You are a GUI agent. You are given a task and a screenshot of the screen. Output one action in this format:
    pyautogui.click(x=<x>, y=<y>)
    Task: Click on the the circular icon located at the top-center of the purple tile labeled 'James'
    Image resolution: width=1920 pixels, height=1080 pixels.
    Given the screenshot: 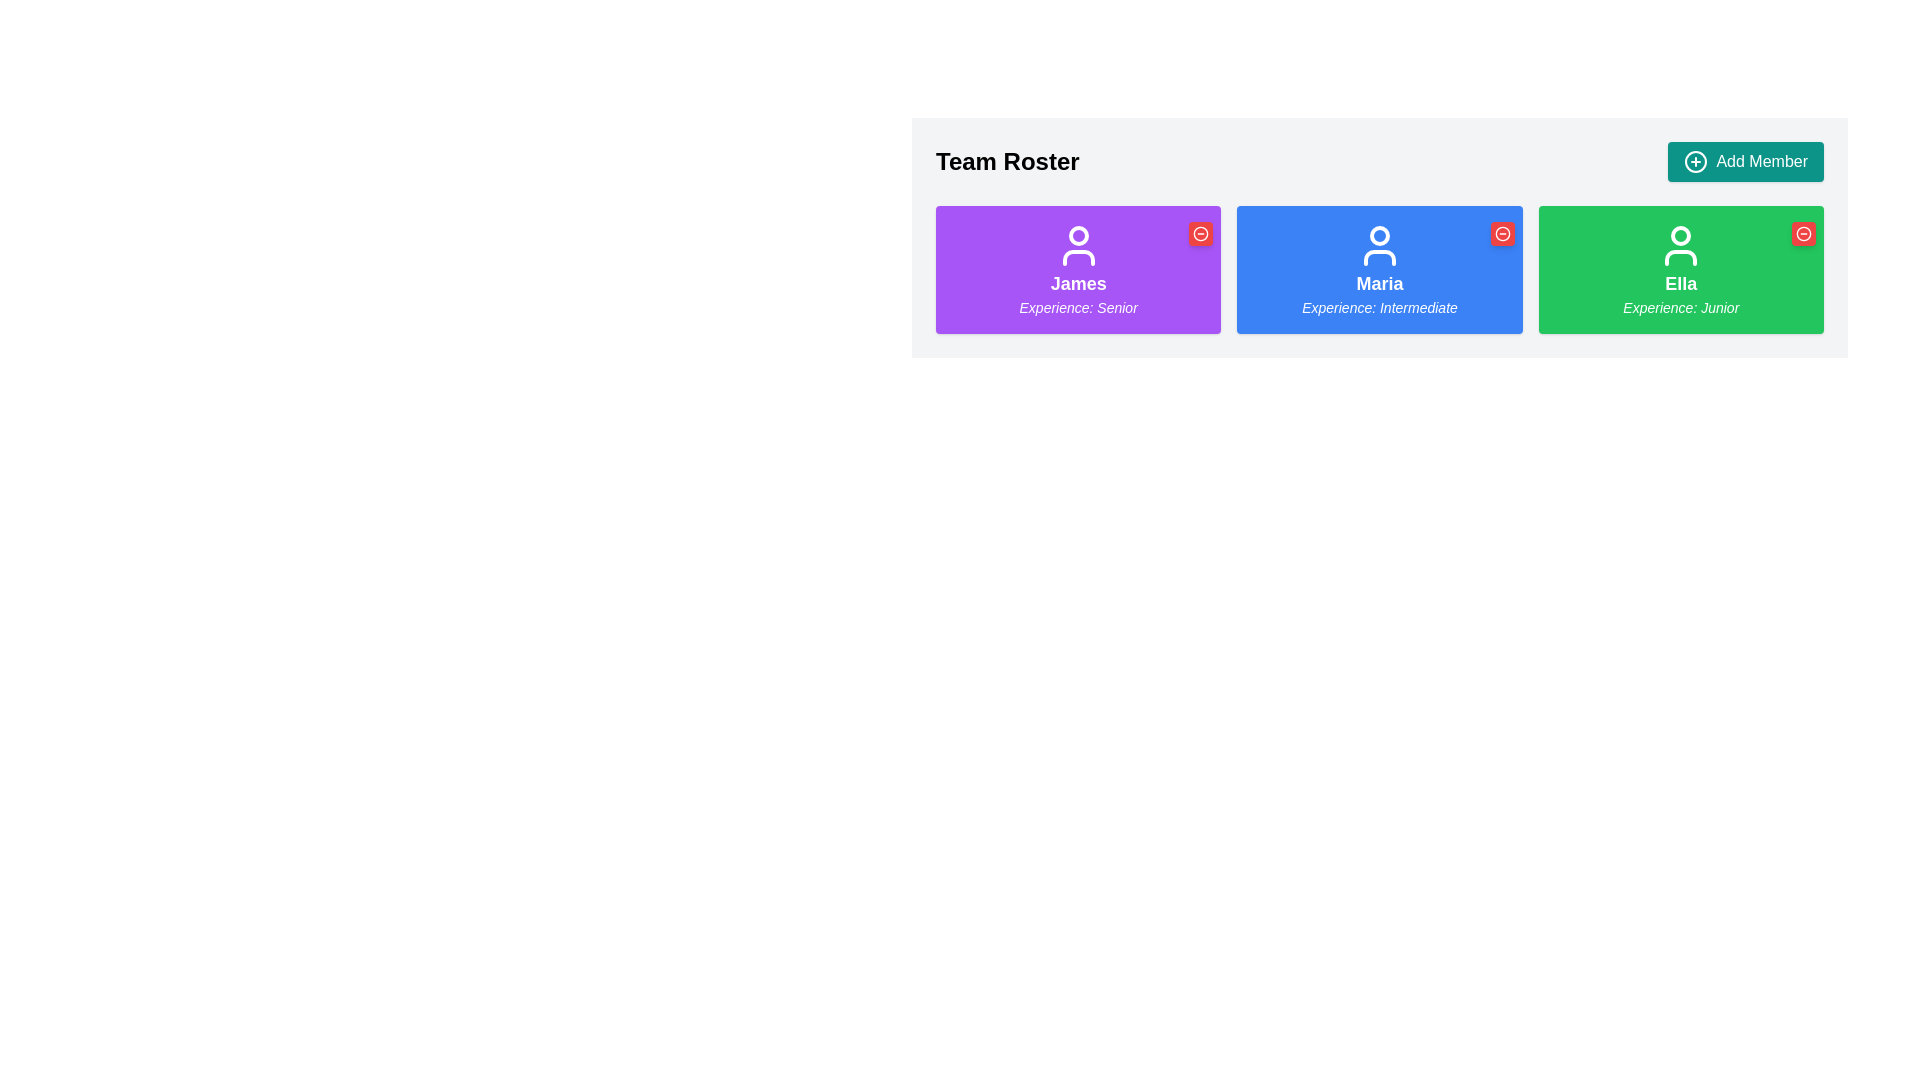 What is the action you would take?
    pyautogui.click(x=1077, y=234)
    